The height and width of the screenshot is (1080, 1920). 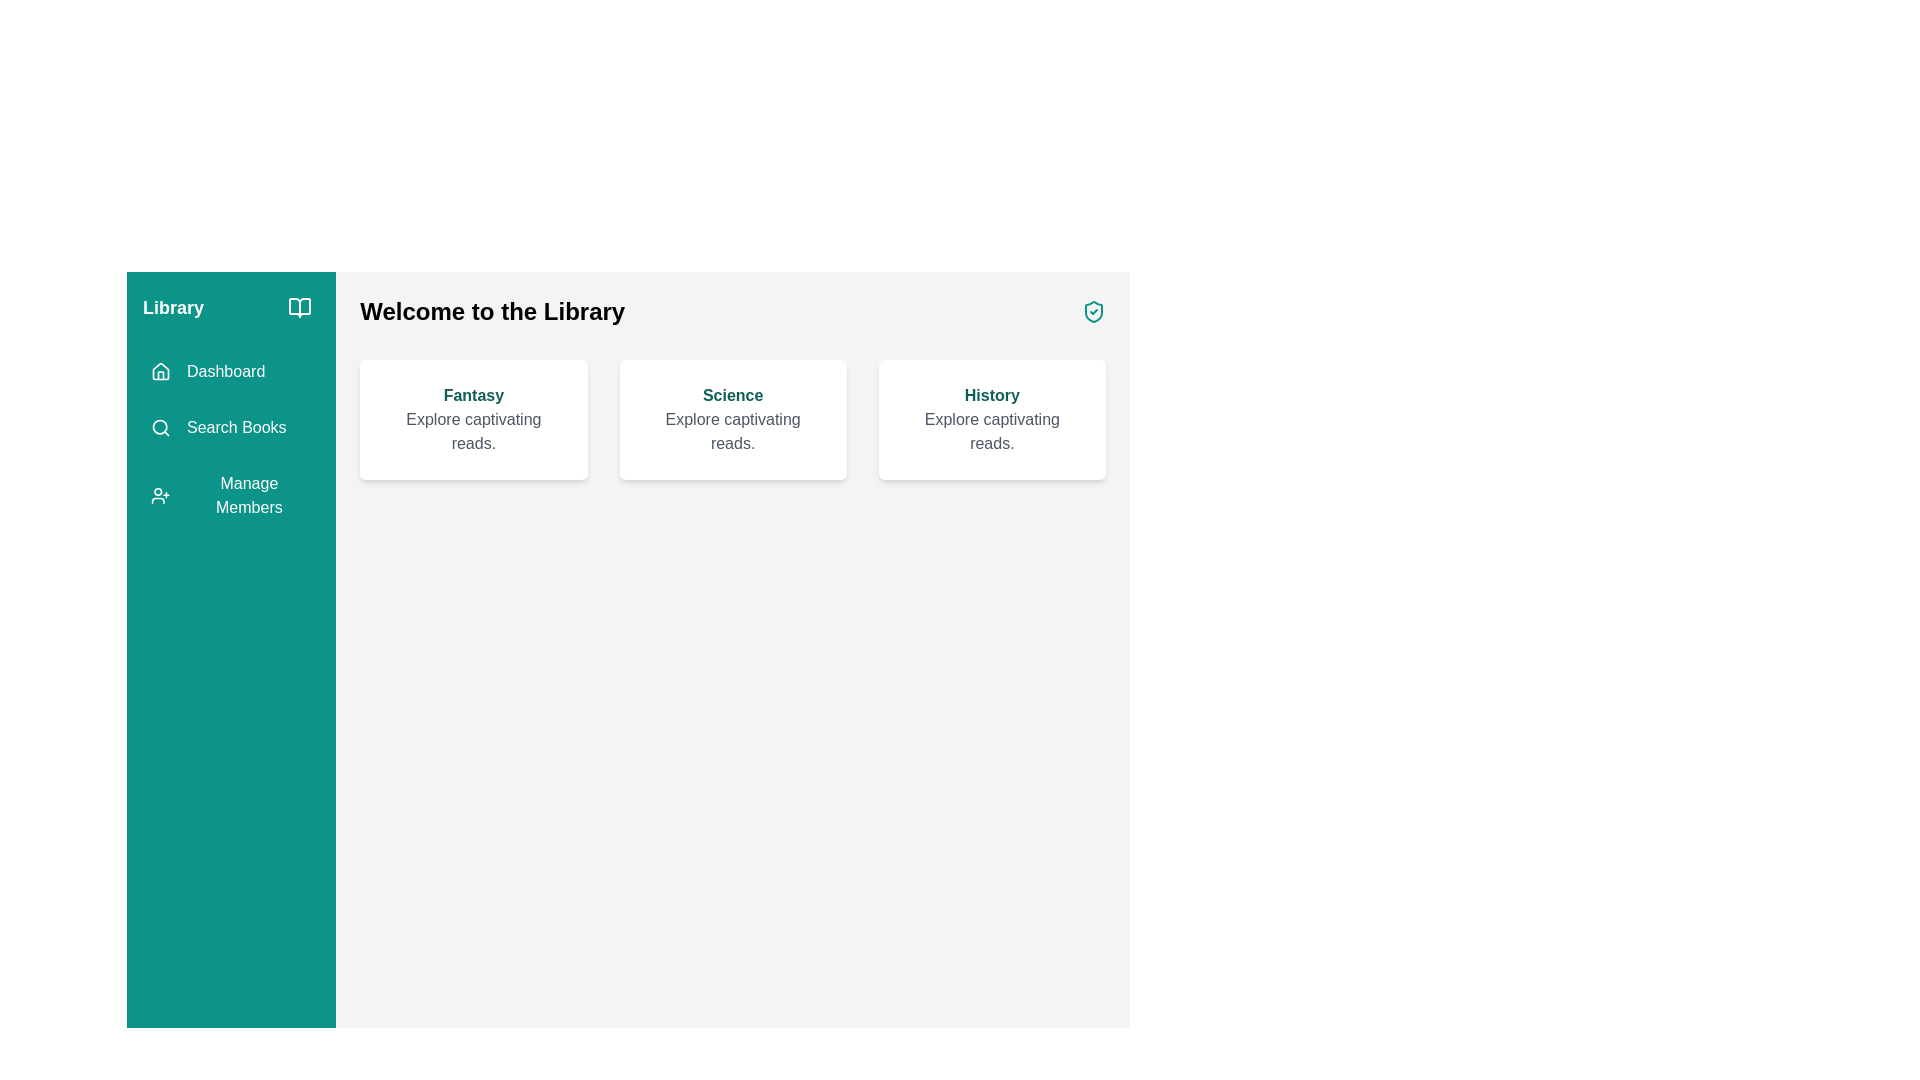 What do you see at coordinates (472, 431) in the screenshot?
I see `the text label that reads 'Explore captivating reads.' which is the second text block within the 'Fantasy' card` at bounding box center [472, 431].